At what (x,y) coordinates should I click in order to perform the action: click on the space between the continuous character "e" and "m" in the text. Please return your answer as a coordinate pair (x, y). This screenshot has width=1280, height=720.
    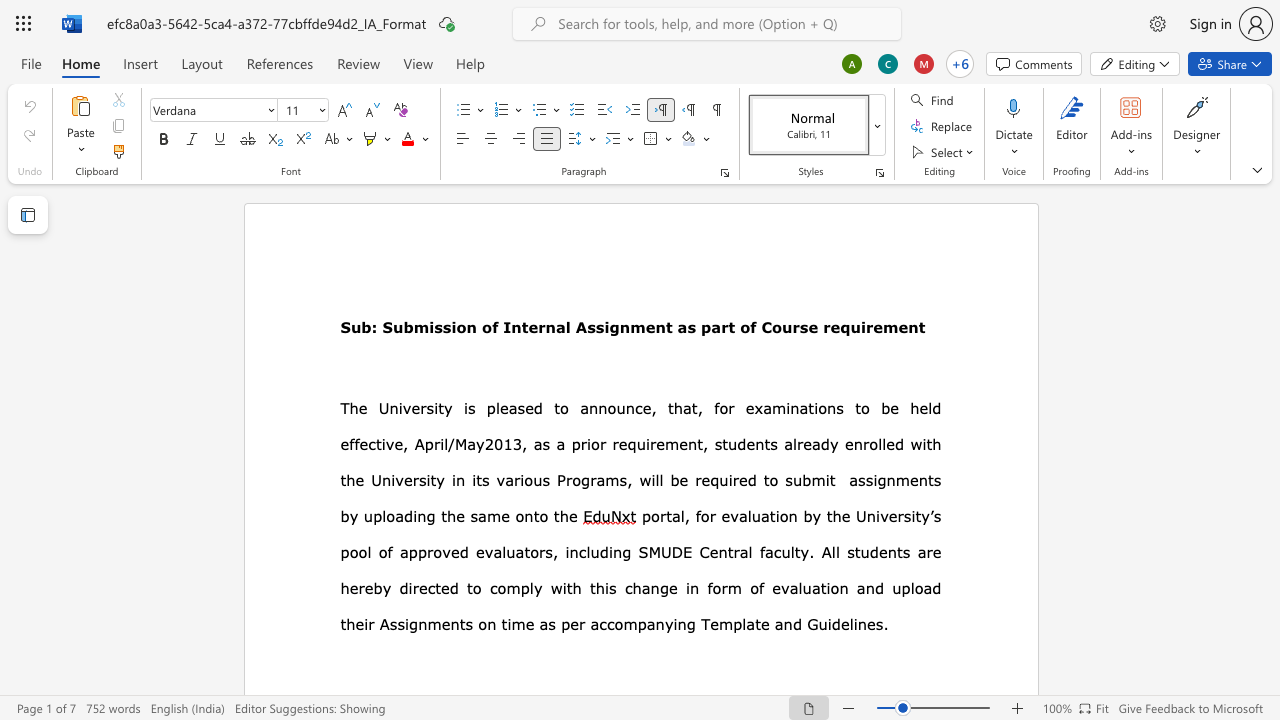
    Looking at the image, I should click on (883, 326).